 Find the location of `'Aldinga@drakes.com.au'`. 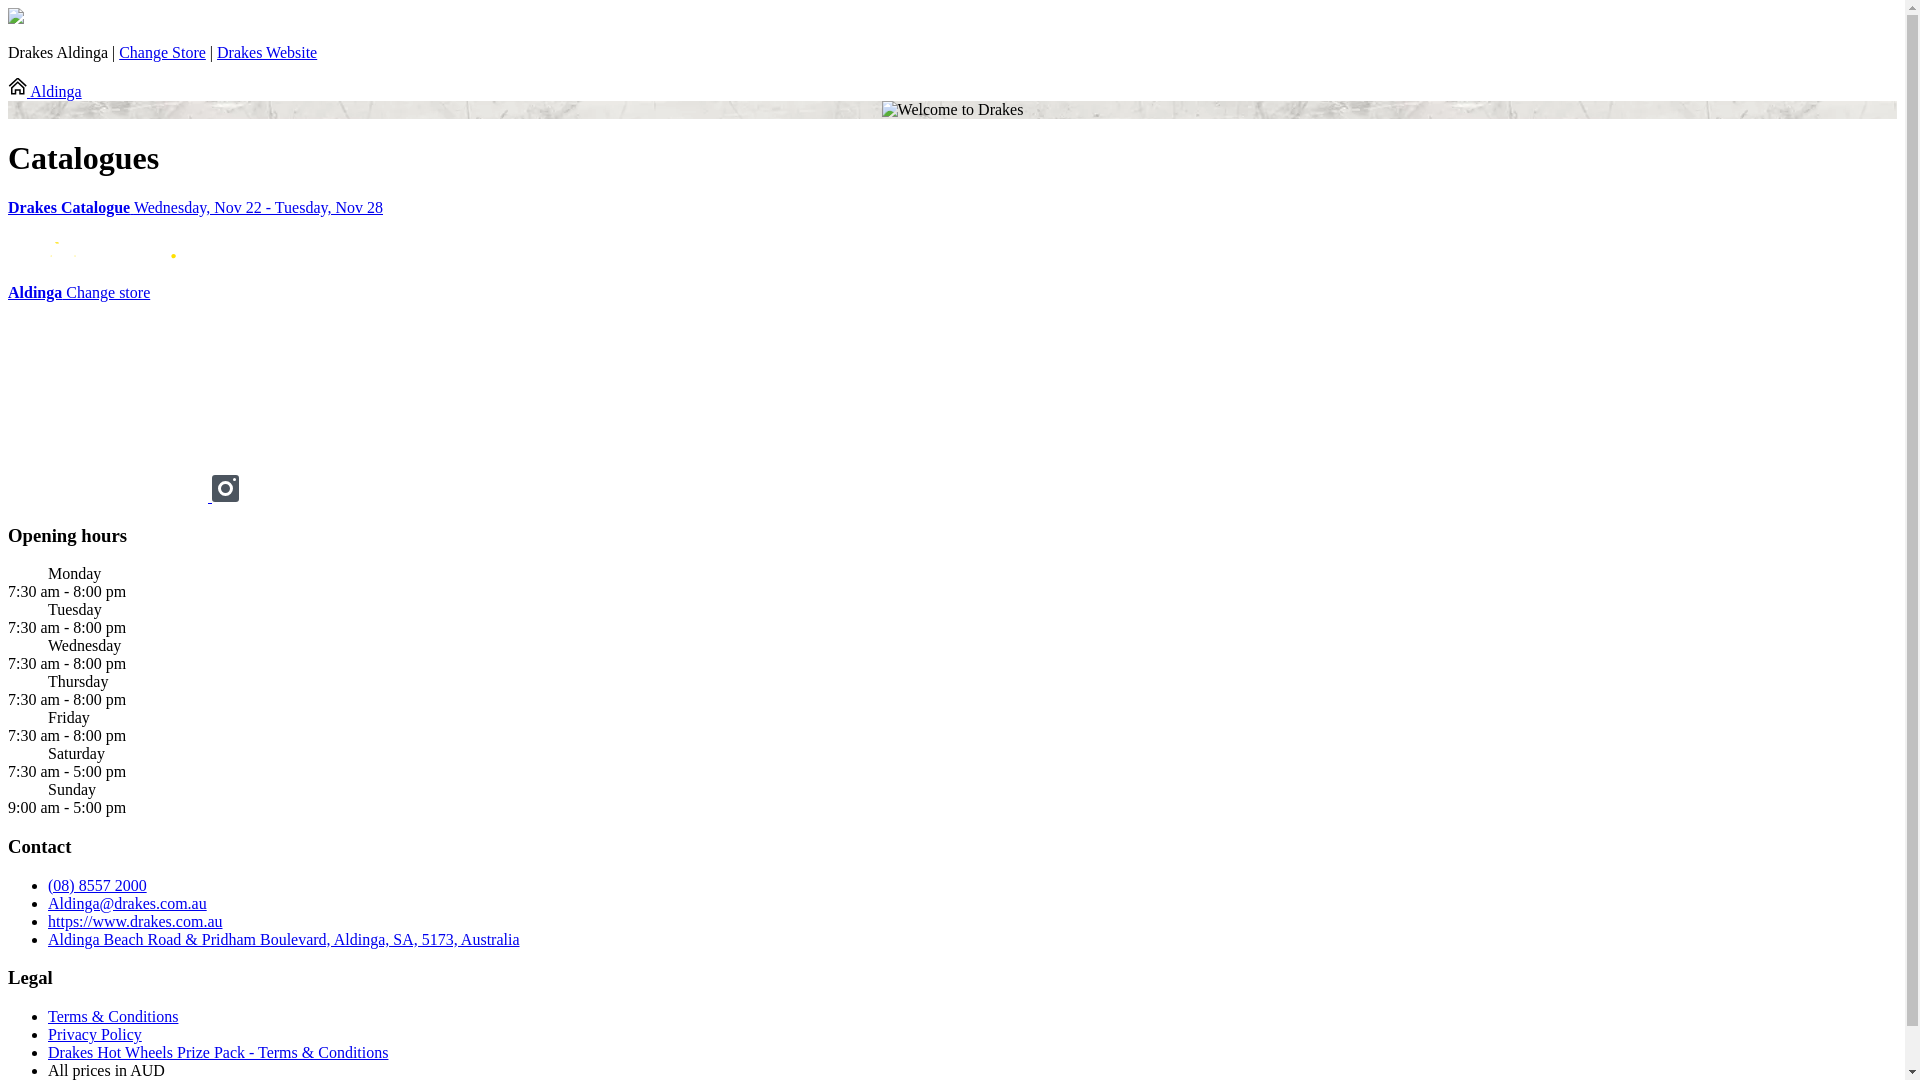

'Aldinga@drakes.com.au' is located at coordinates (126, 903).